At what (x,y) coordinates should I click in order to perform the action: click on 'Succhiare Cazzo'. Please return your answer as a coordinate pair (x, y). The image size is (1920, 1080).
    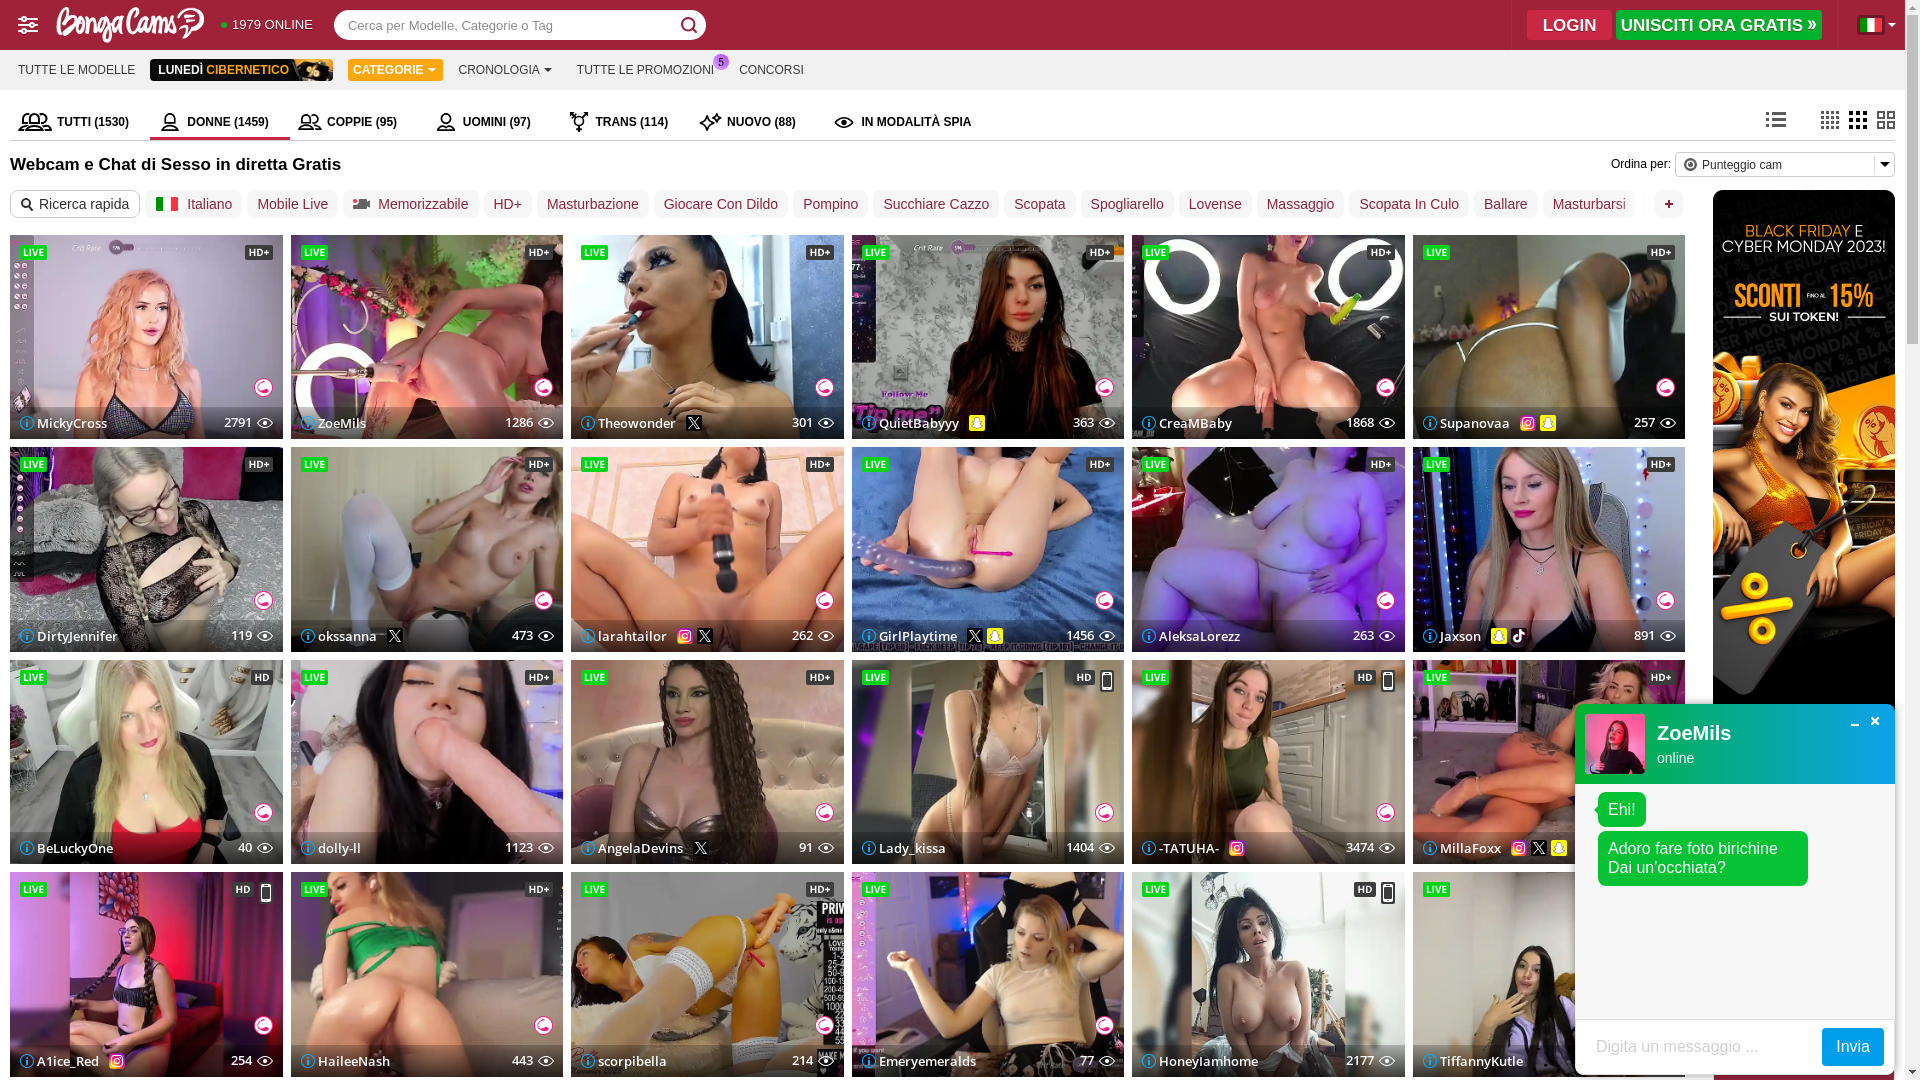
    Looking at the image, I should click on (873, 204).